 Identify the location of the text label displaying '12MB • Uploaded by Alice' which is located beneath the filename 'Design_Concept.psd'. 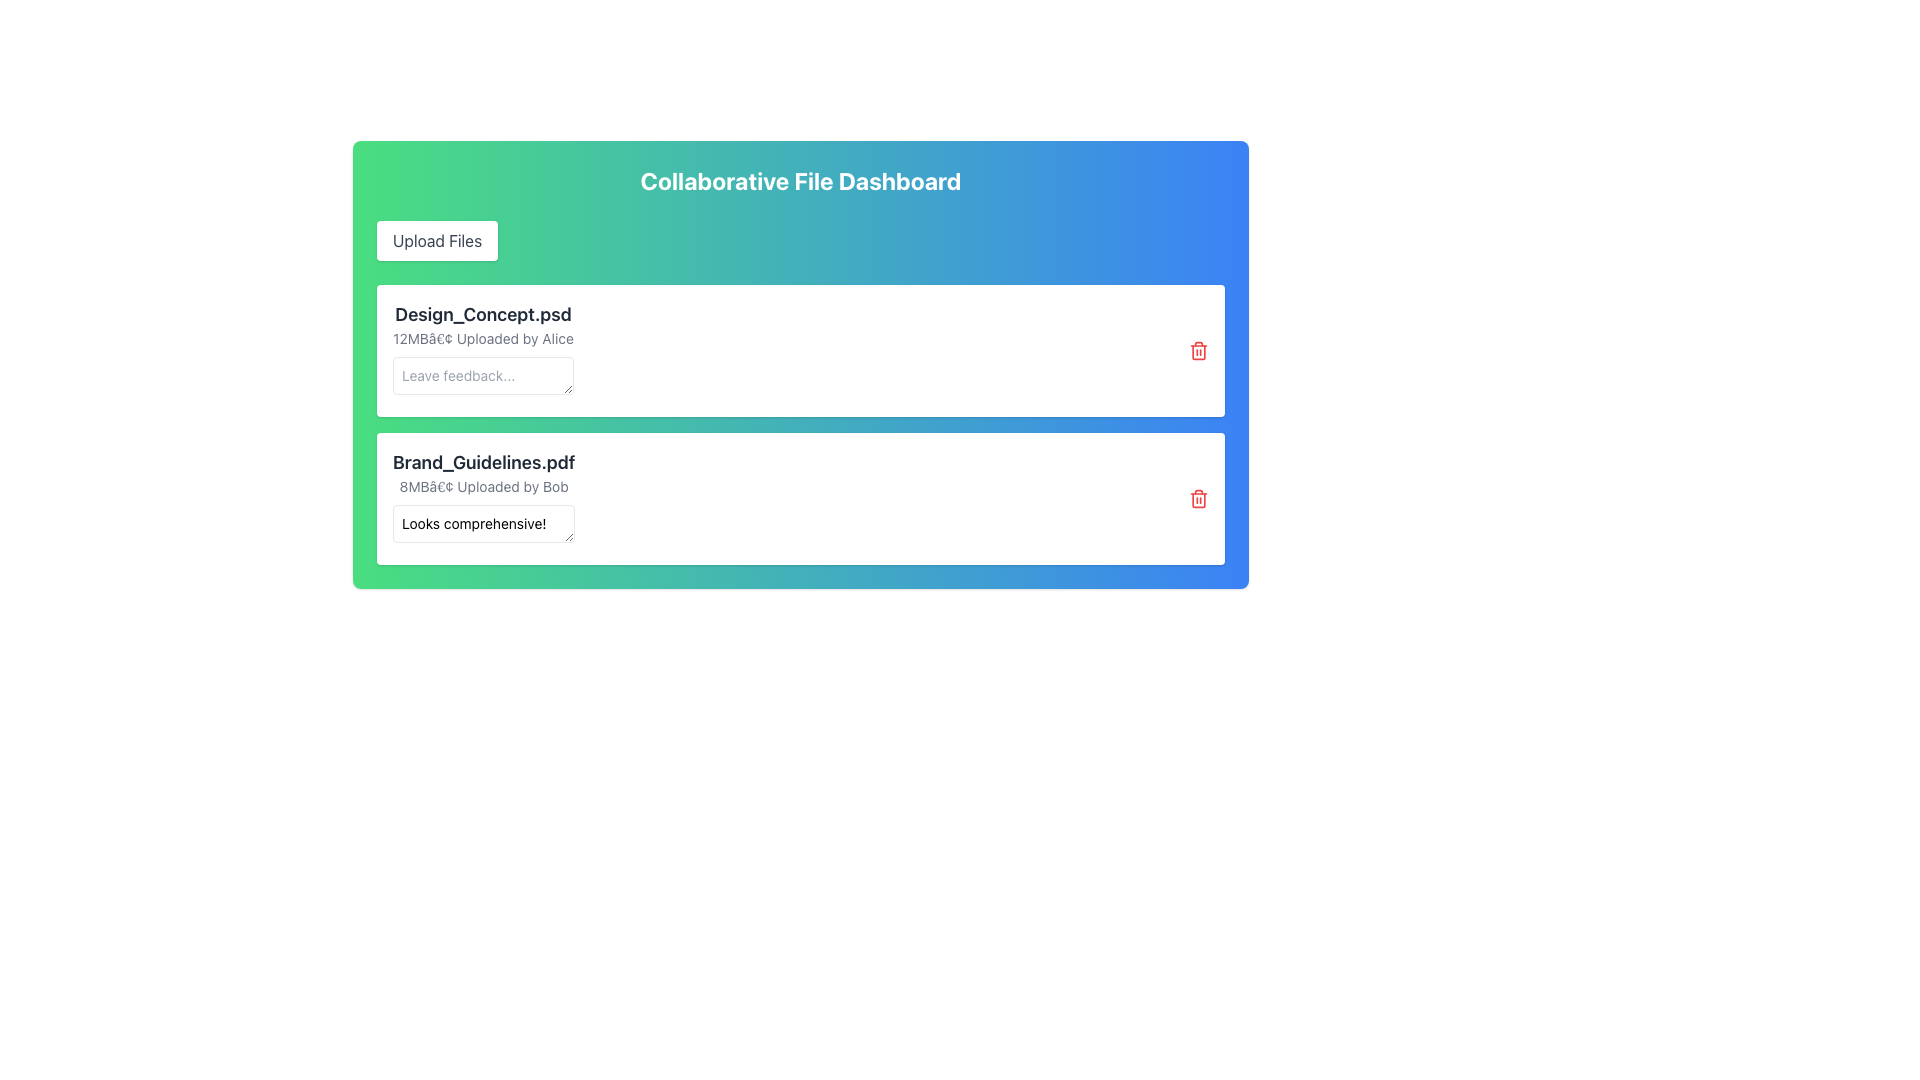
(483, 338).